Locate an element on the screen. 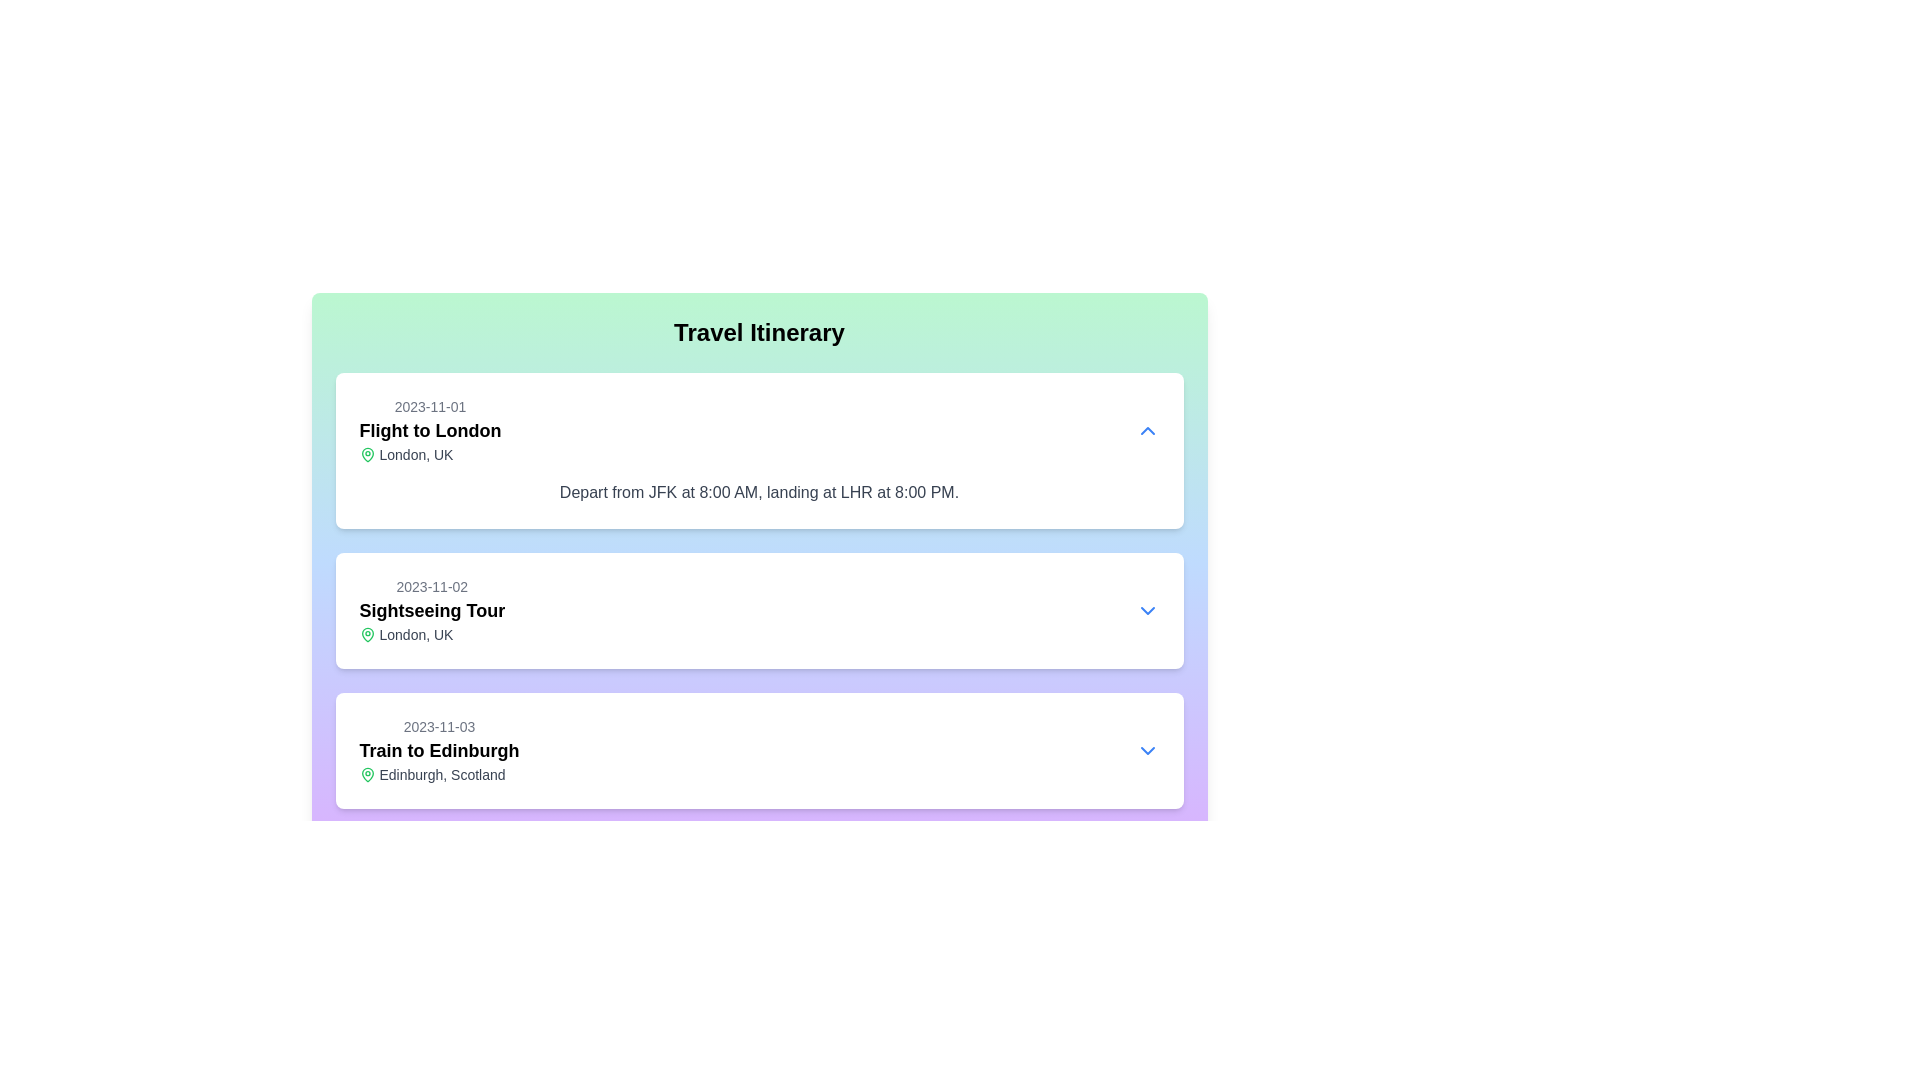 This screenshot has width=1920, height=1080. the non-interactive informational text label displaying the event date in the header section of the 'Train to Edinburgh' card is located at coordinates (438, 726).